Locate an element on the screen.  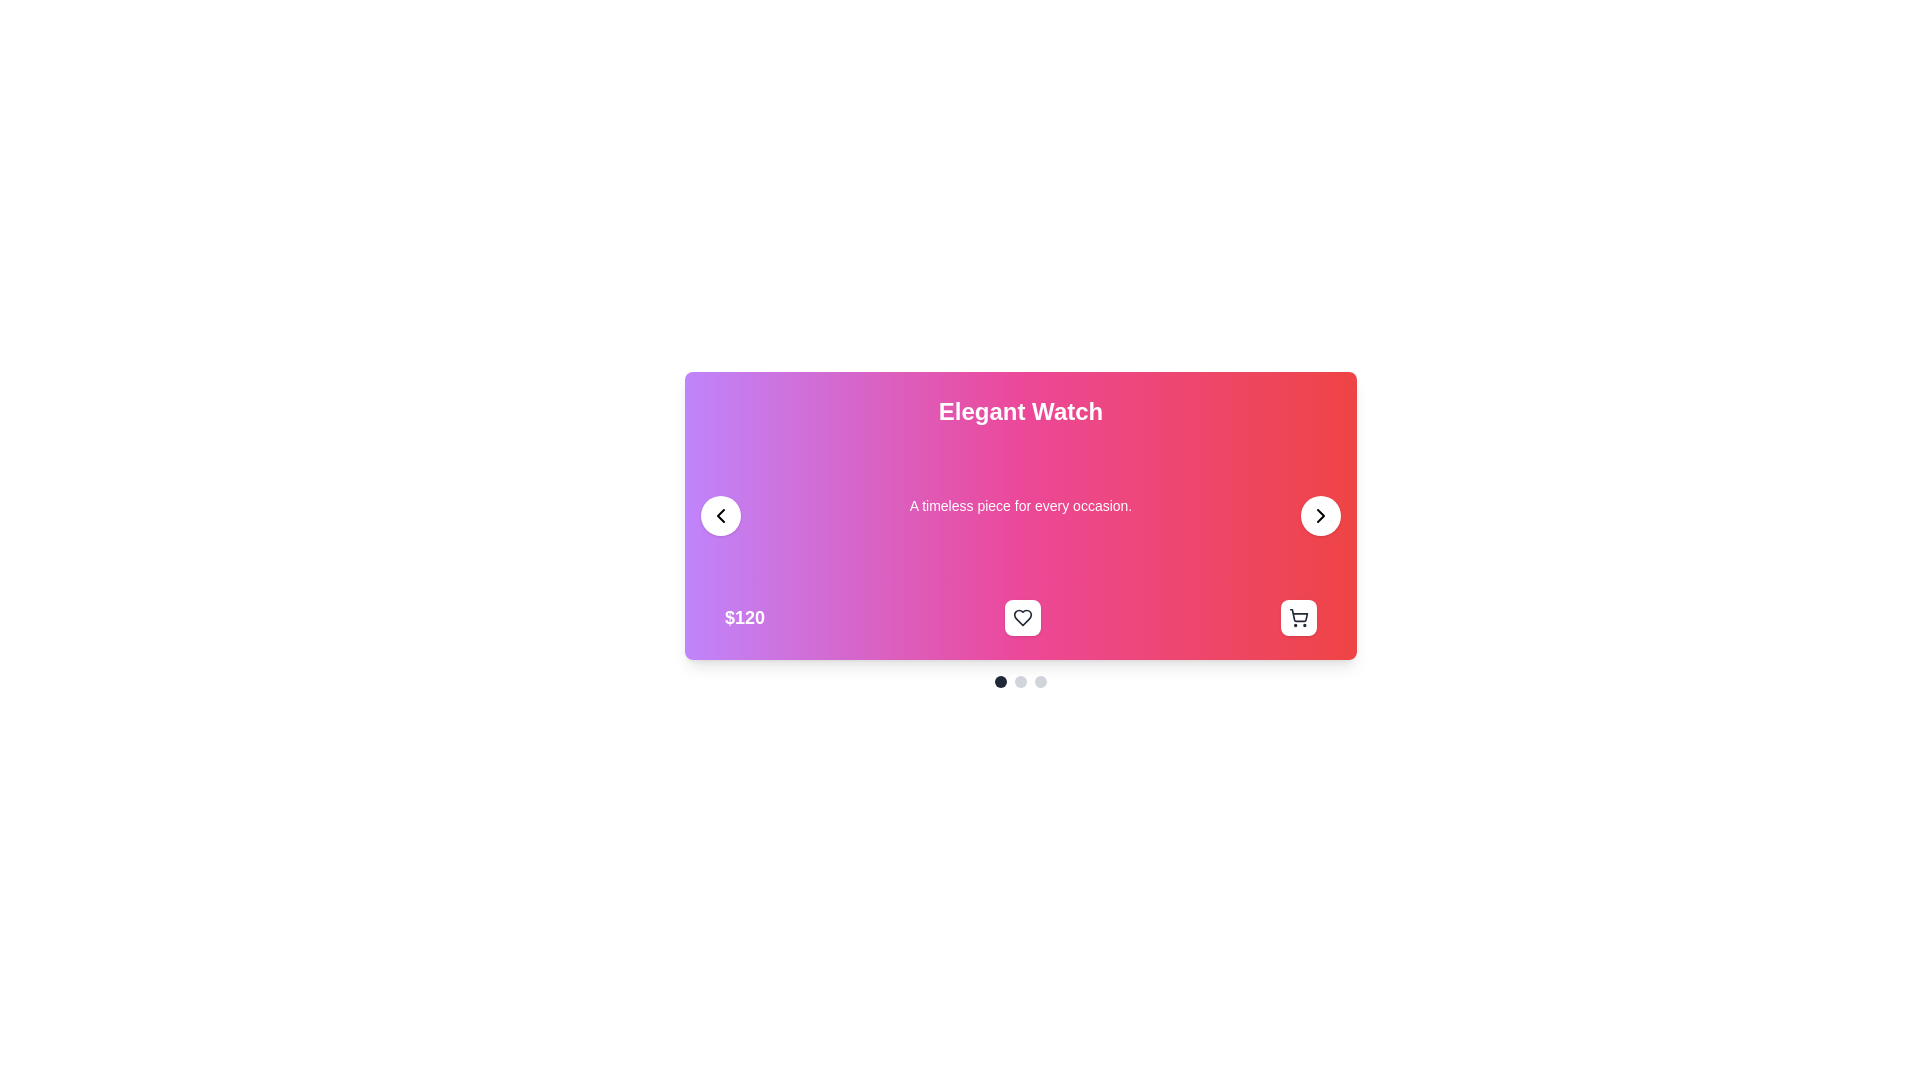
the right-pointing chevron icon embedded within the circular button located on the right side of the gradient card for keyboard navigation is located at coordinates (1320, 515).